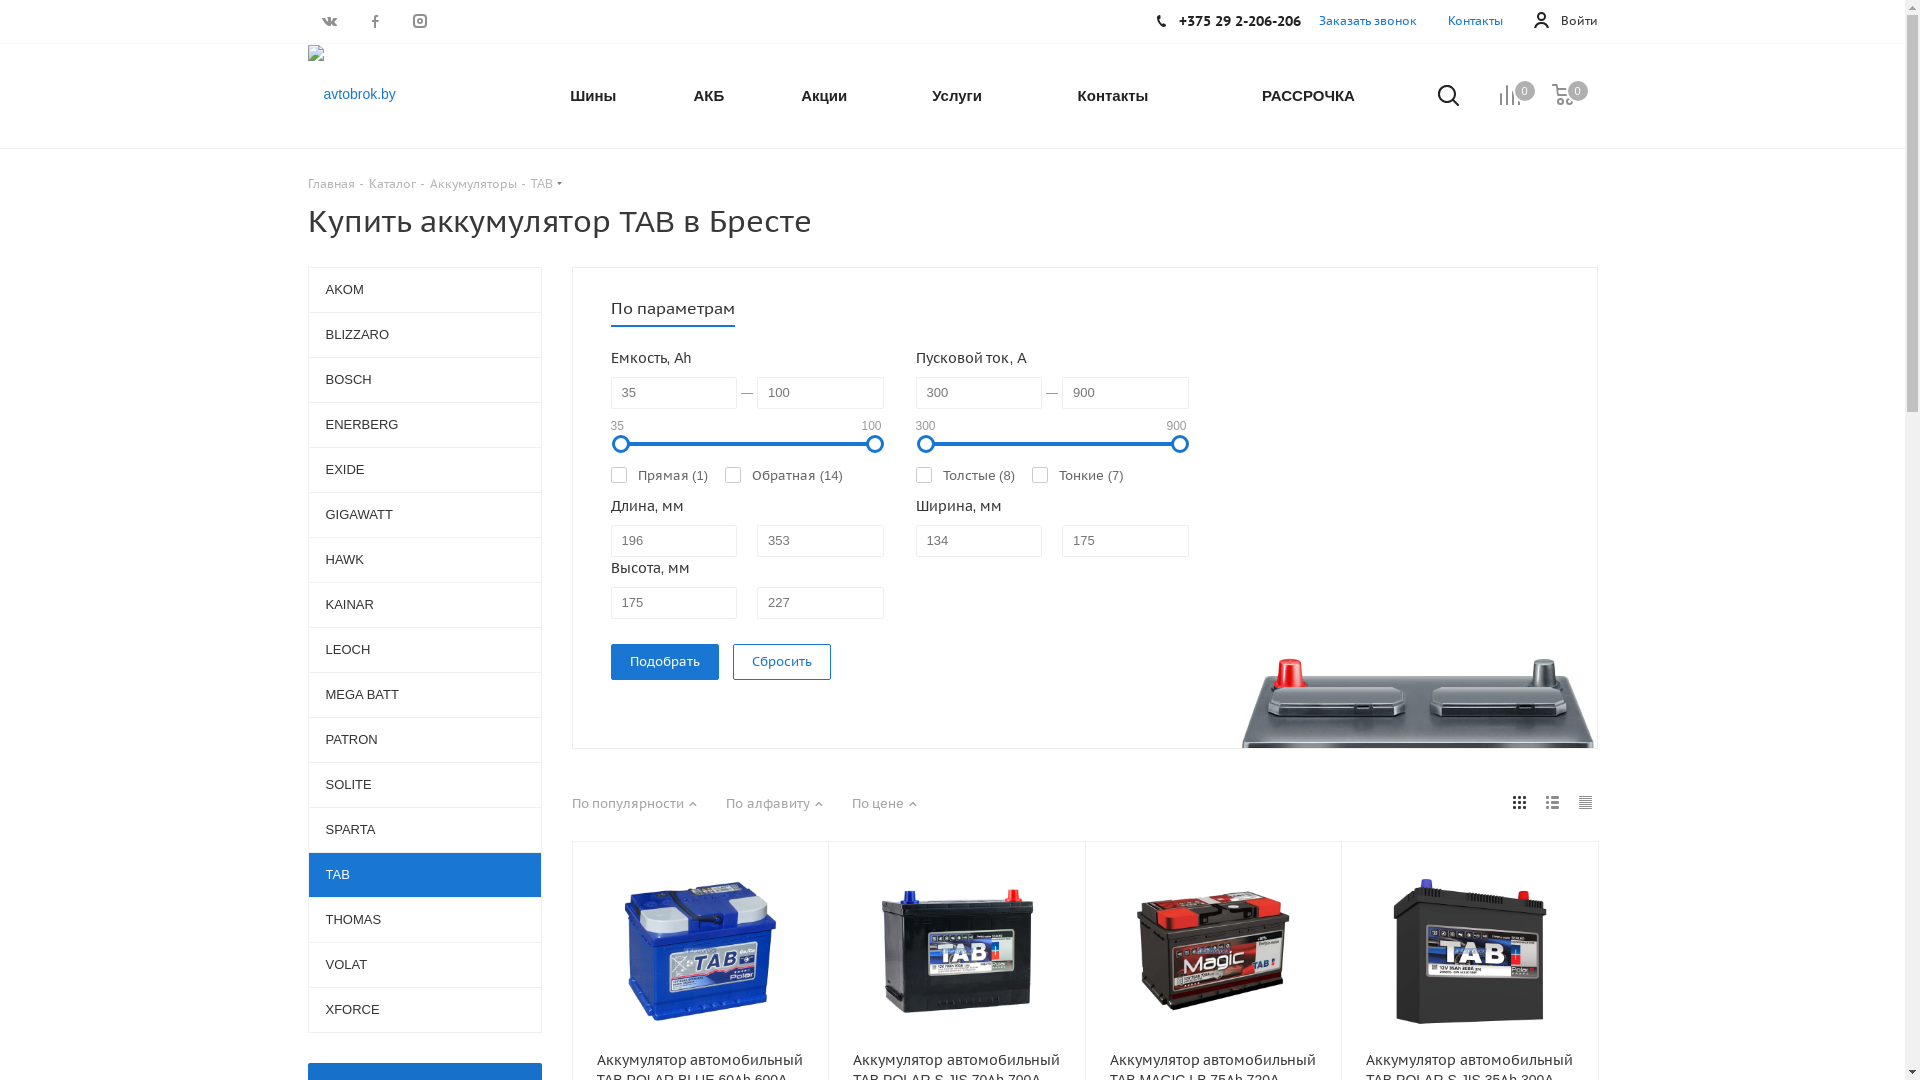  I want to click on 'GIGAWATT', so click(306, 513).